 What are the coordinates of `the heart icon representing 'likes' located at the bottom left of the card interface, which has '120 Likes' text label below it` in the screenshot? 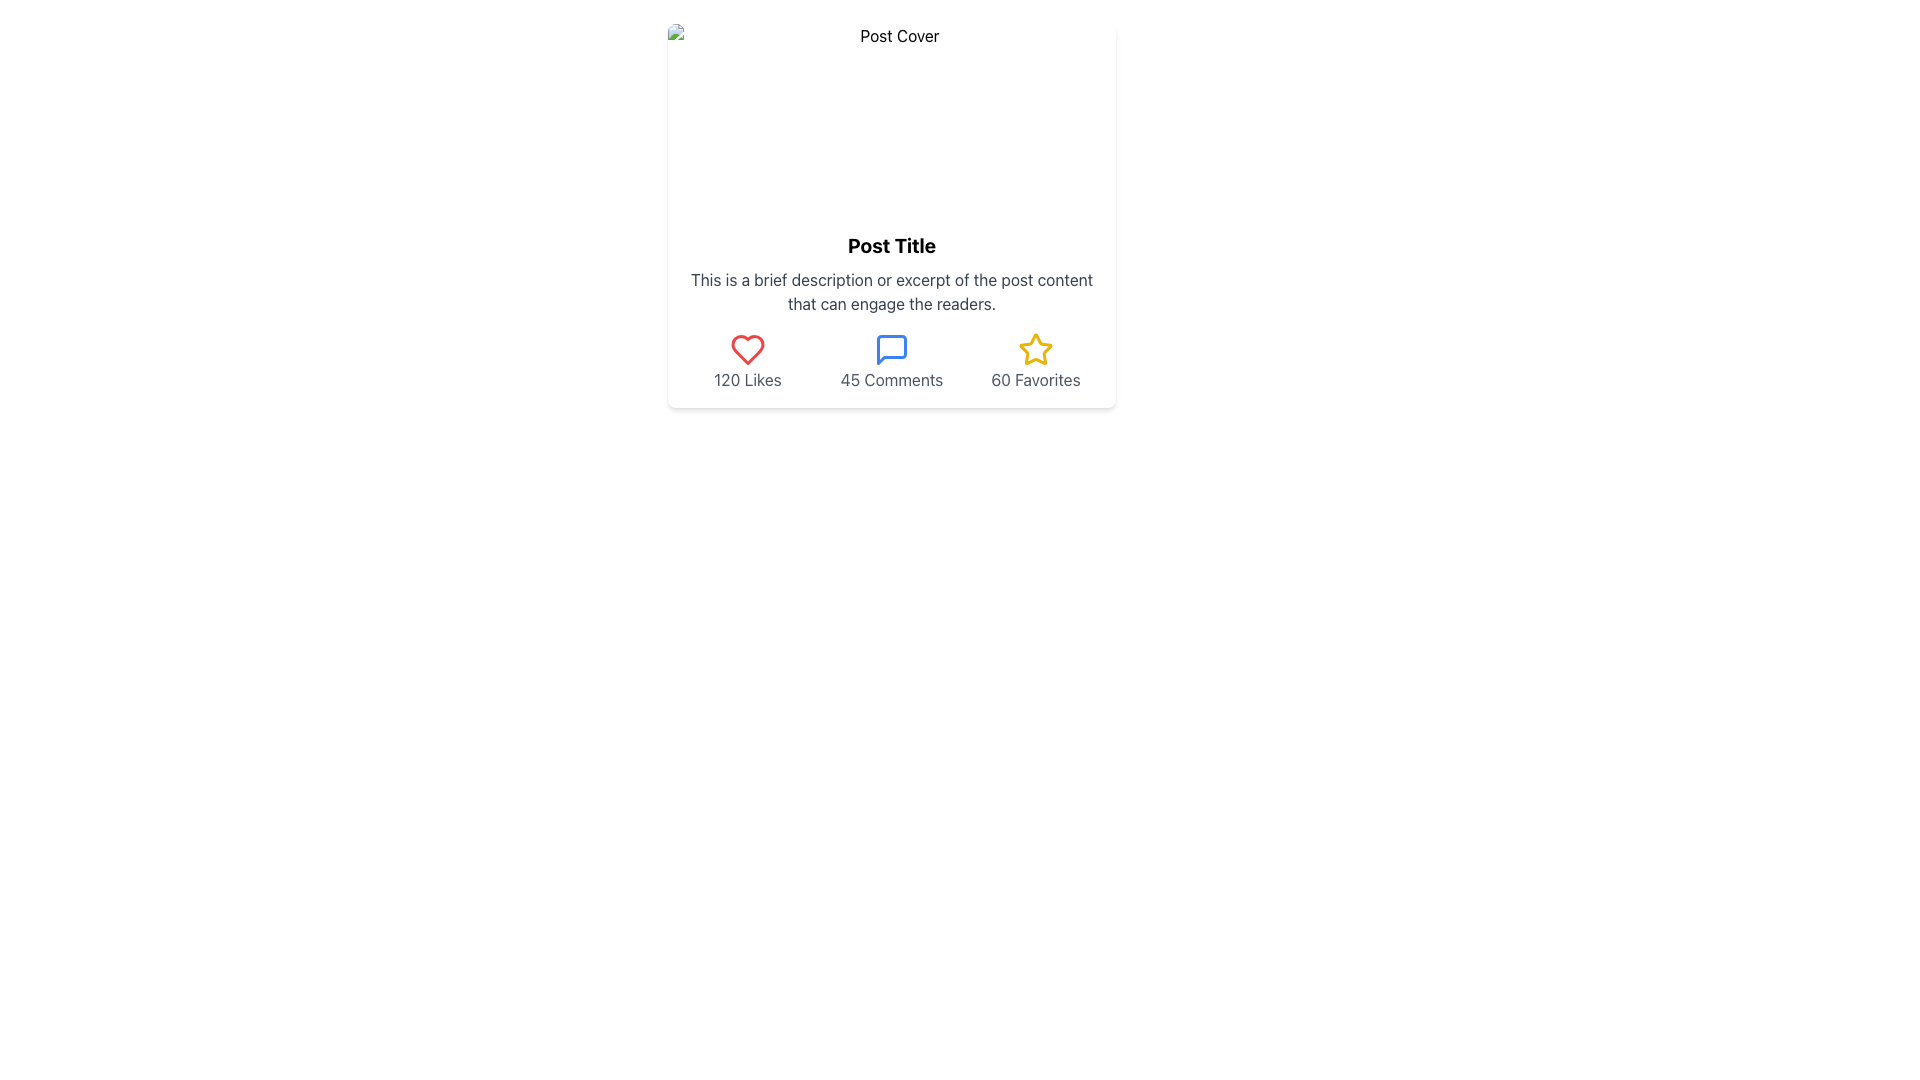 It's located at (747, 349).